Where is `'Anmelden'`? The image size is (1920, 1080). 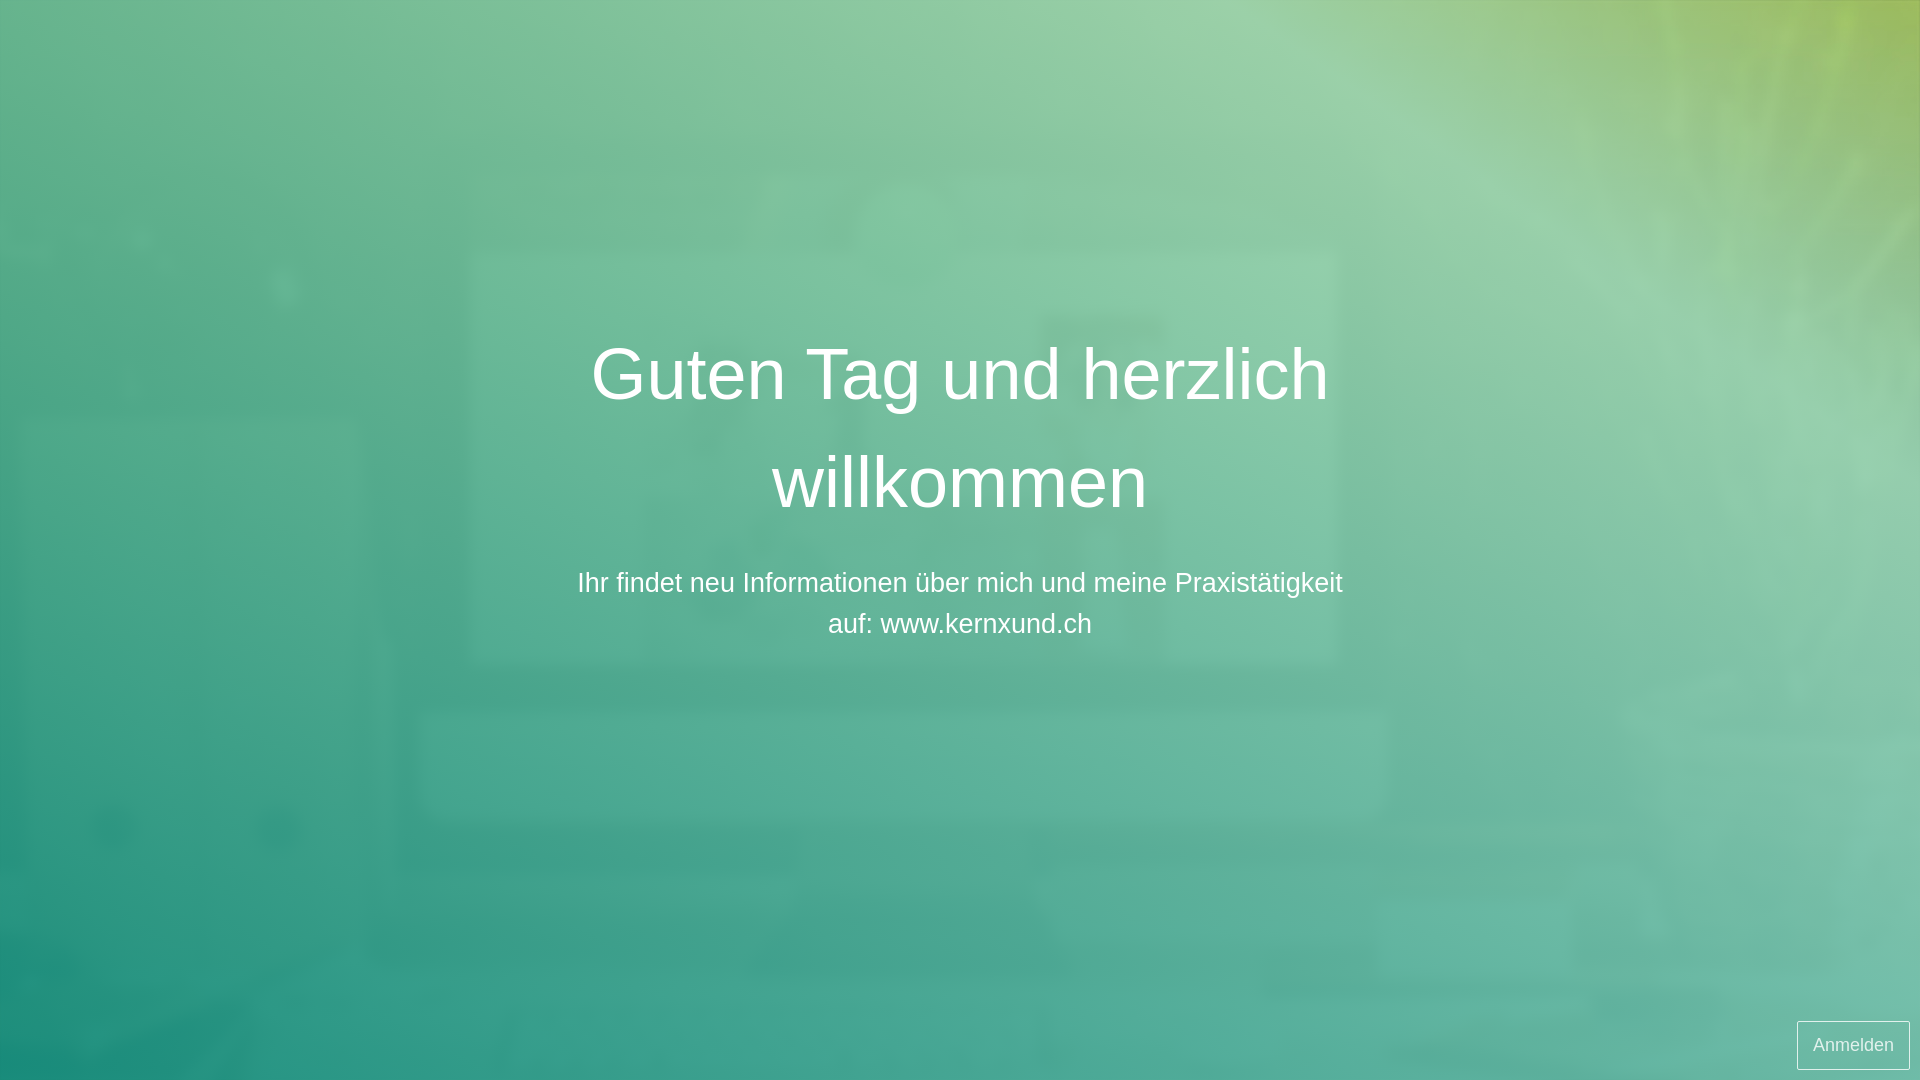
'Anmelden' is located at coordinates (1852, 1044).